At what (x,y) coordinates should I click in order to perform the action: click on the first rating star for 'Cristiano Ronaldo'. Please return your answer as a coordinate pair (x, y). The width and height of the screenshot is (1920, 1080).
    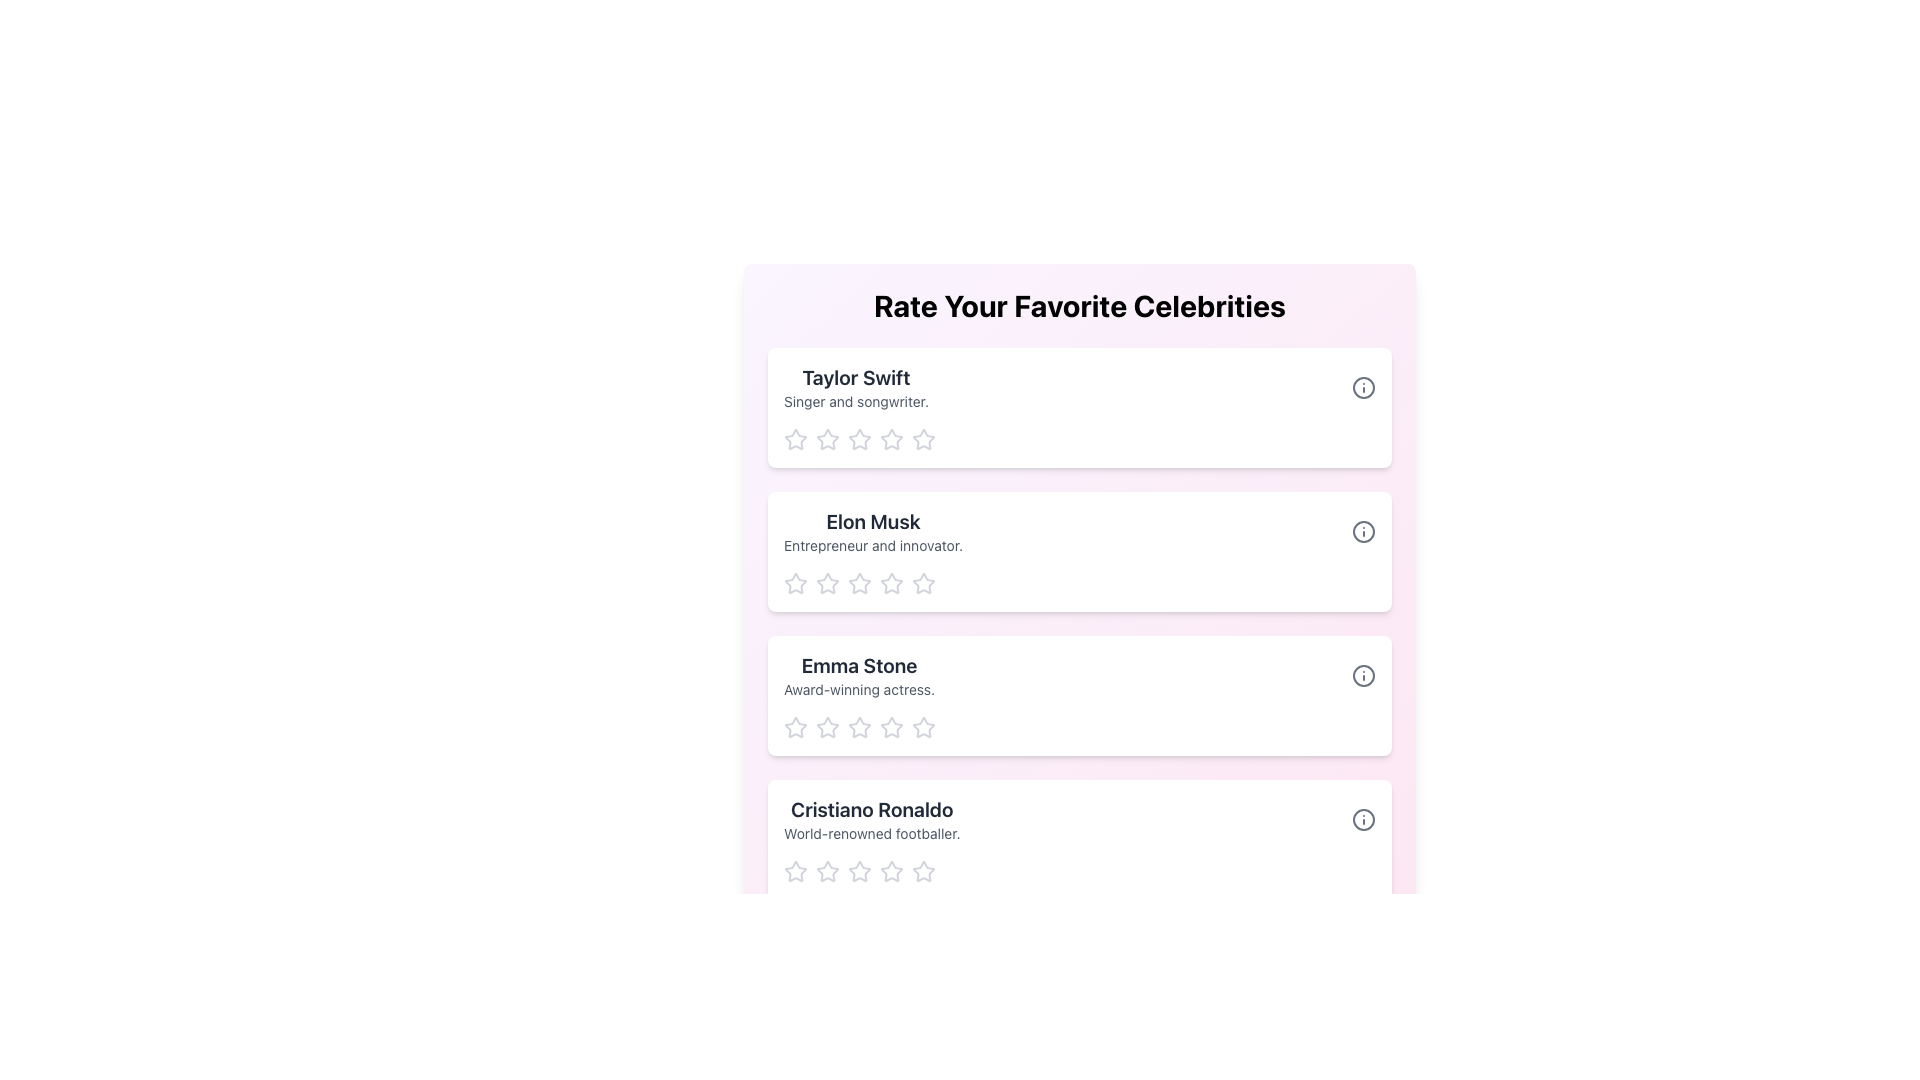
    Looking at the image, I should click on (795, 870).